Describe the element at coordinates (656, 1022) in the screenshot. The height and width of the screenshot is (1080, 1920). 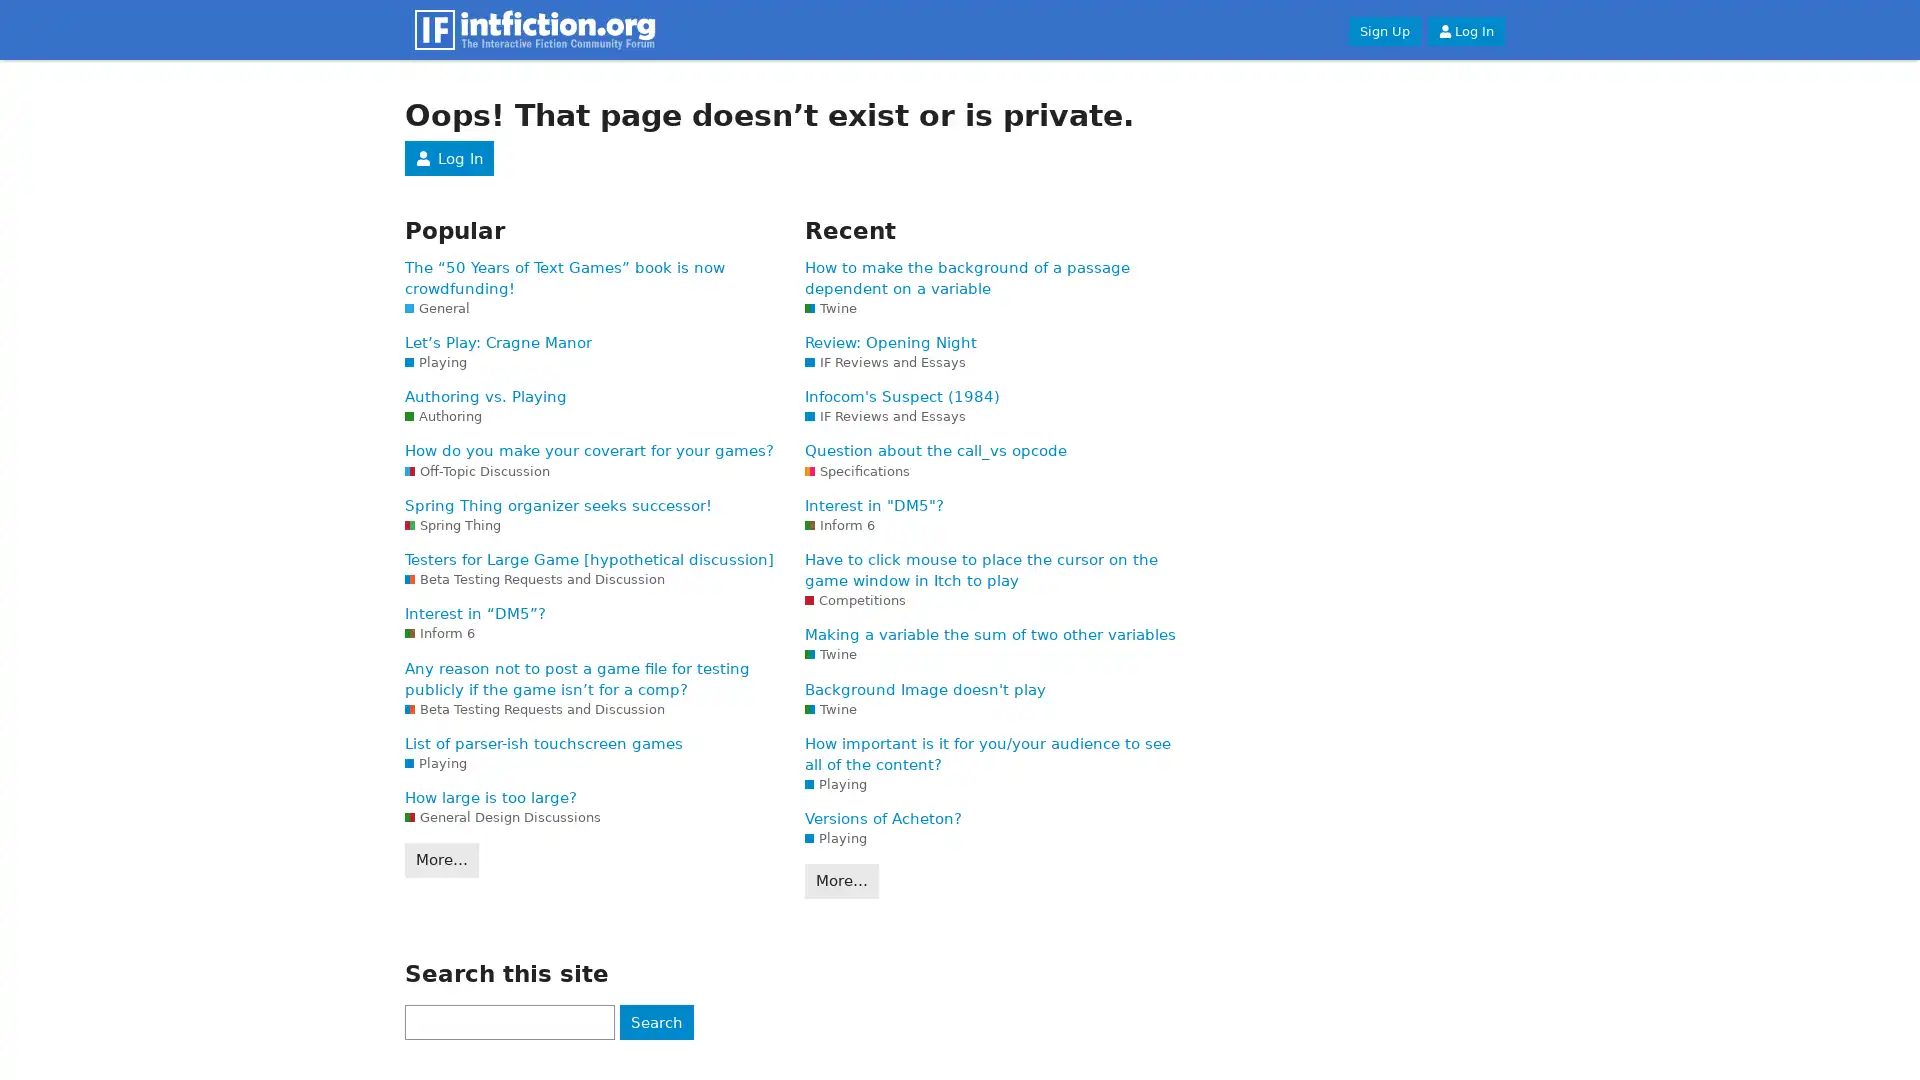
I see `Search` at that location.